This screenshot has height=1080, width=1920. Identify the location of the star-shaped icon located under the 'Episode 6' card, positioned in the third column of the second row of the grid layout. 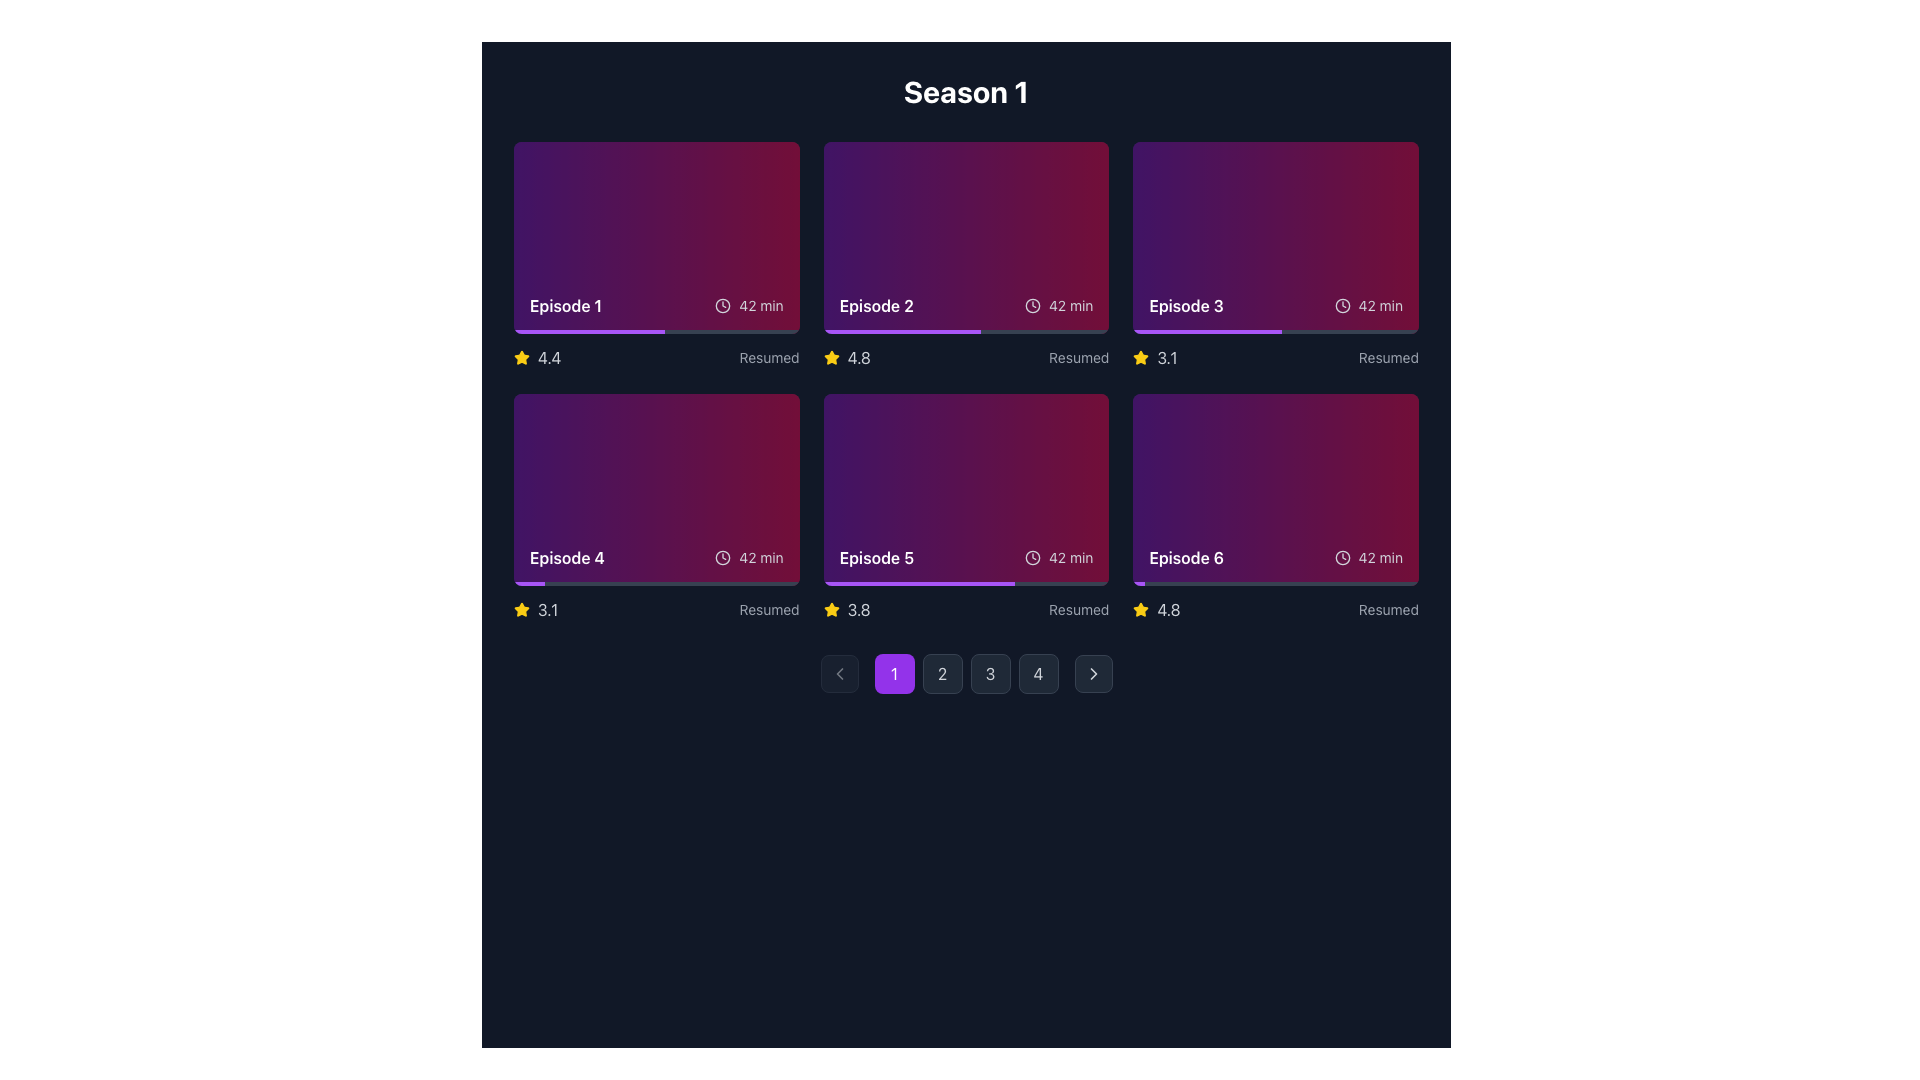
(522, 608).